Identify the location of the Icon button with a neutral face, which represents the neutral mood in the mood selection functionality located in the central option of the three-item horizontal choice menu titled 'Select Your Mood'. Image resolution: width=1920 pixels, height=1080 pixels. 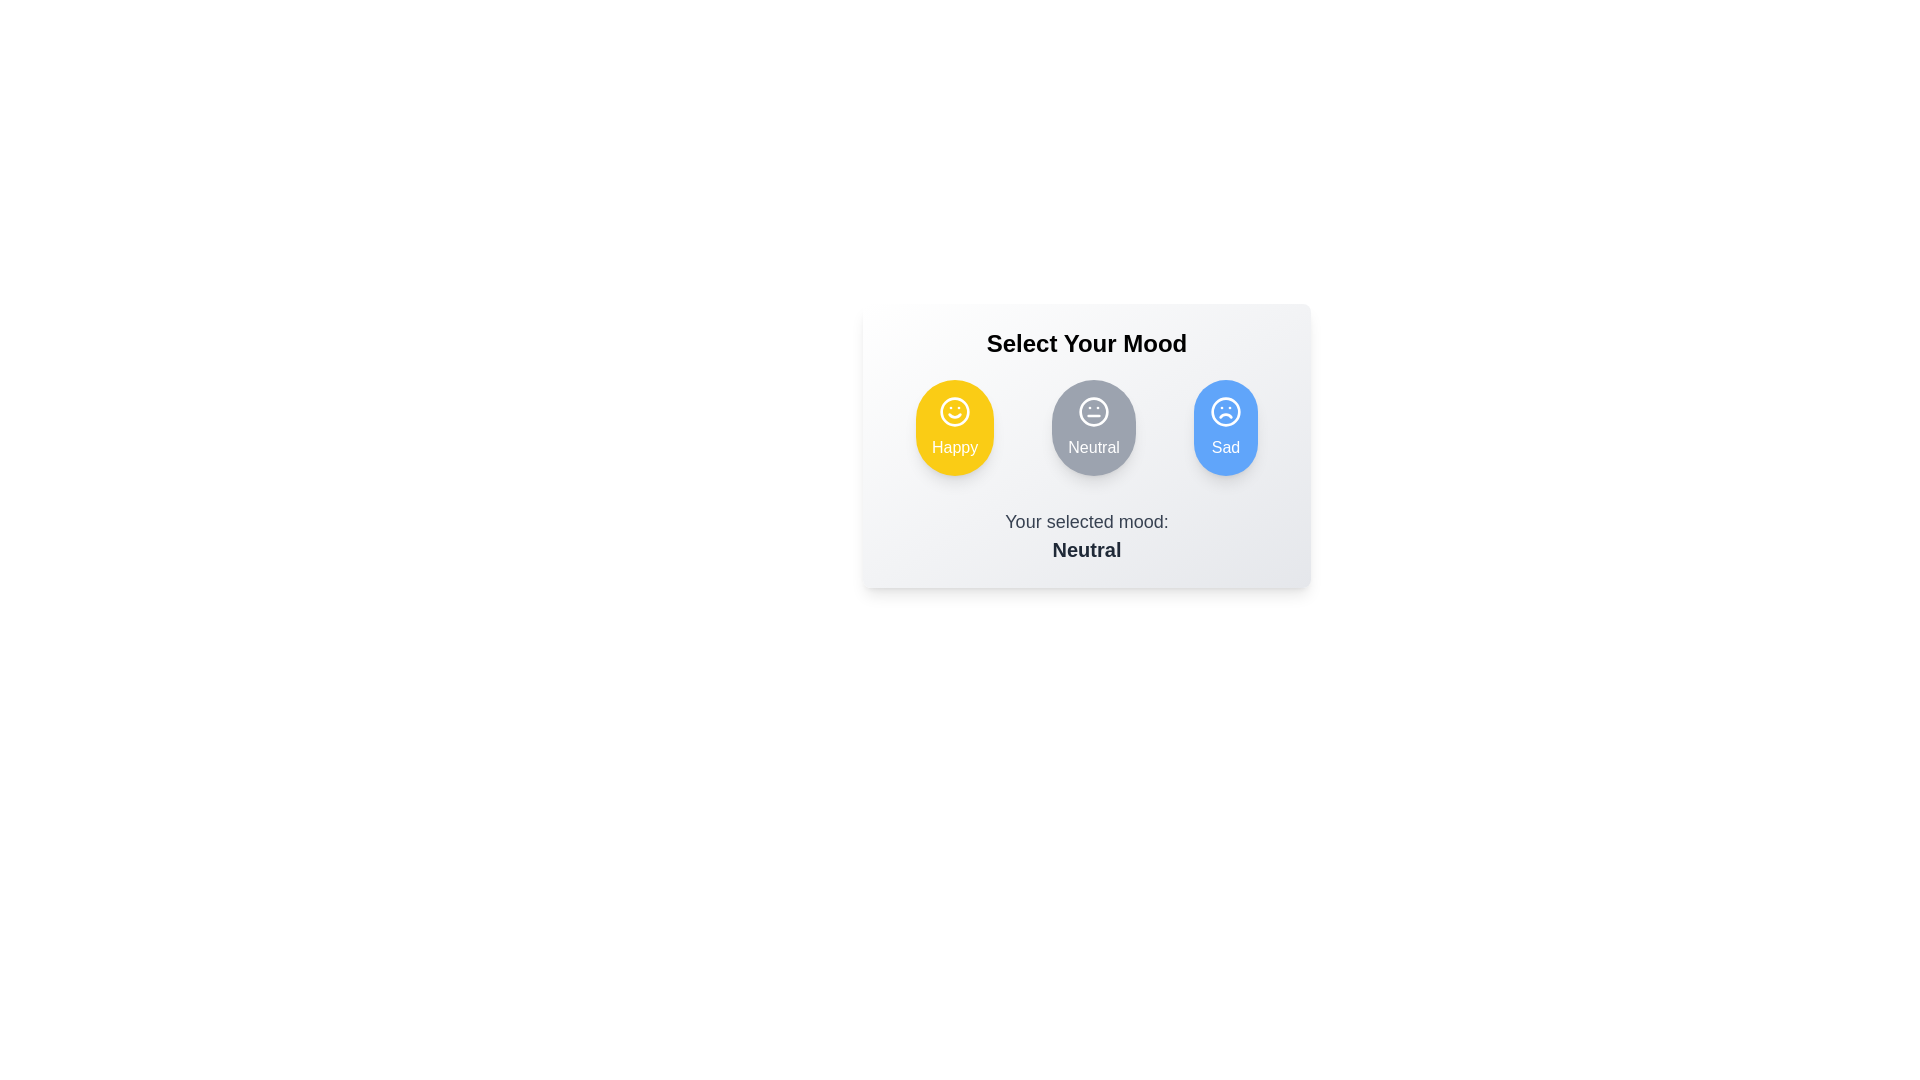
(1093, 411).